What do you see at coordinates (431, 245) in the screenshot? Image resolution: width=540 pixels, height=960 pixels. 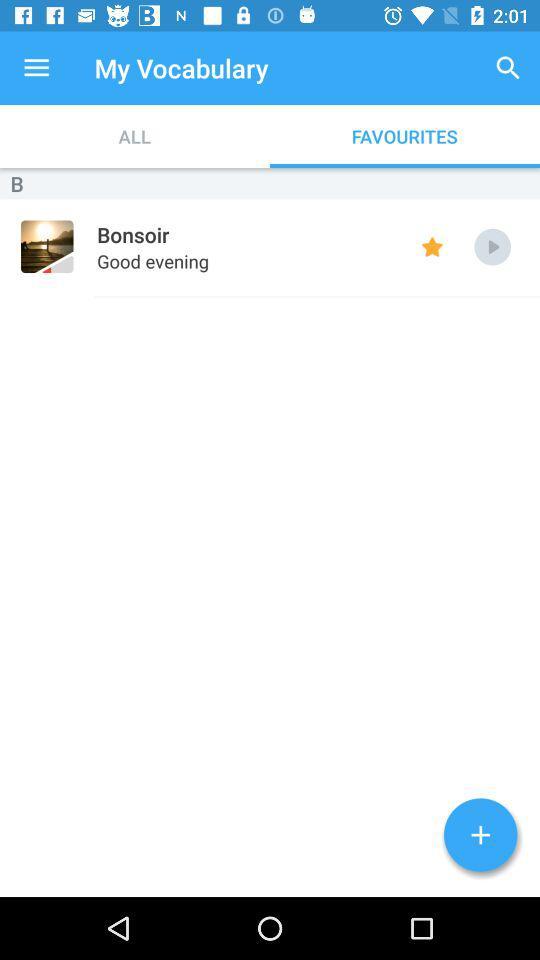 I see `star` at bounding box center [431, 245].